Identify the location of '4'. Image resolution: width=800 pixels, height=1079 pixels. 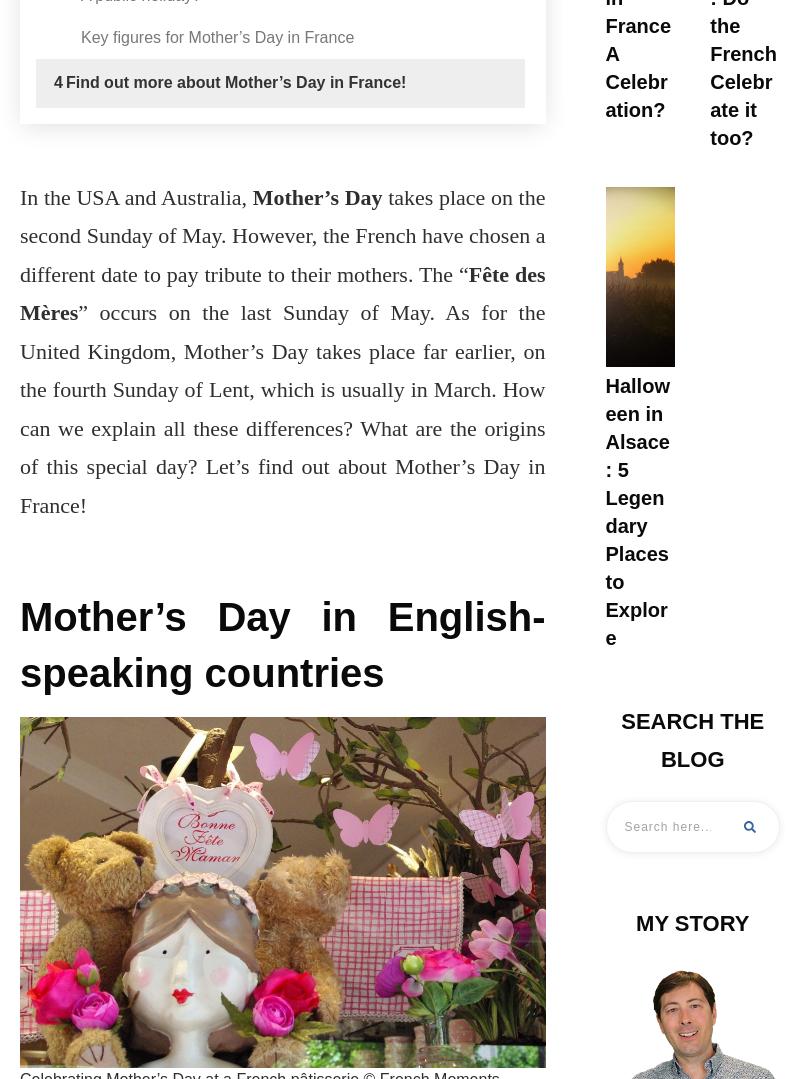
(56, 81).